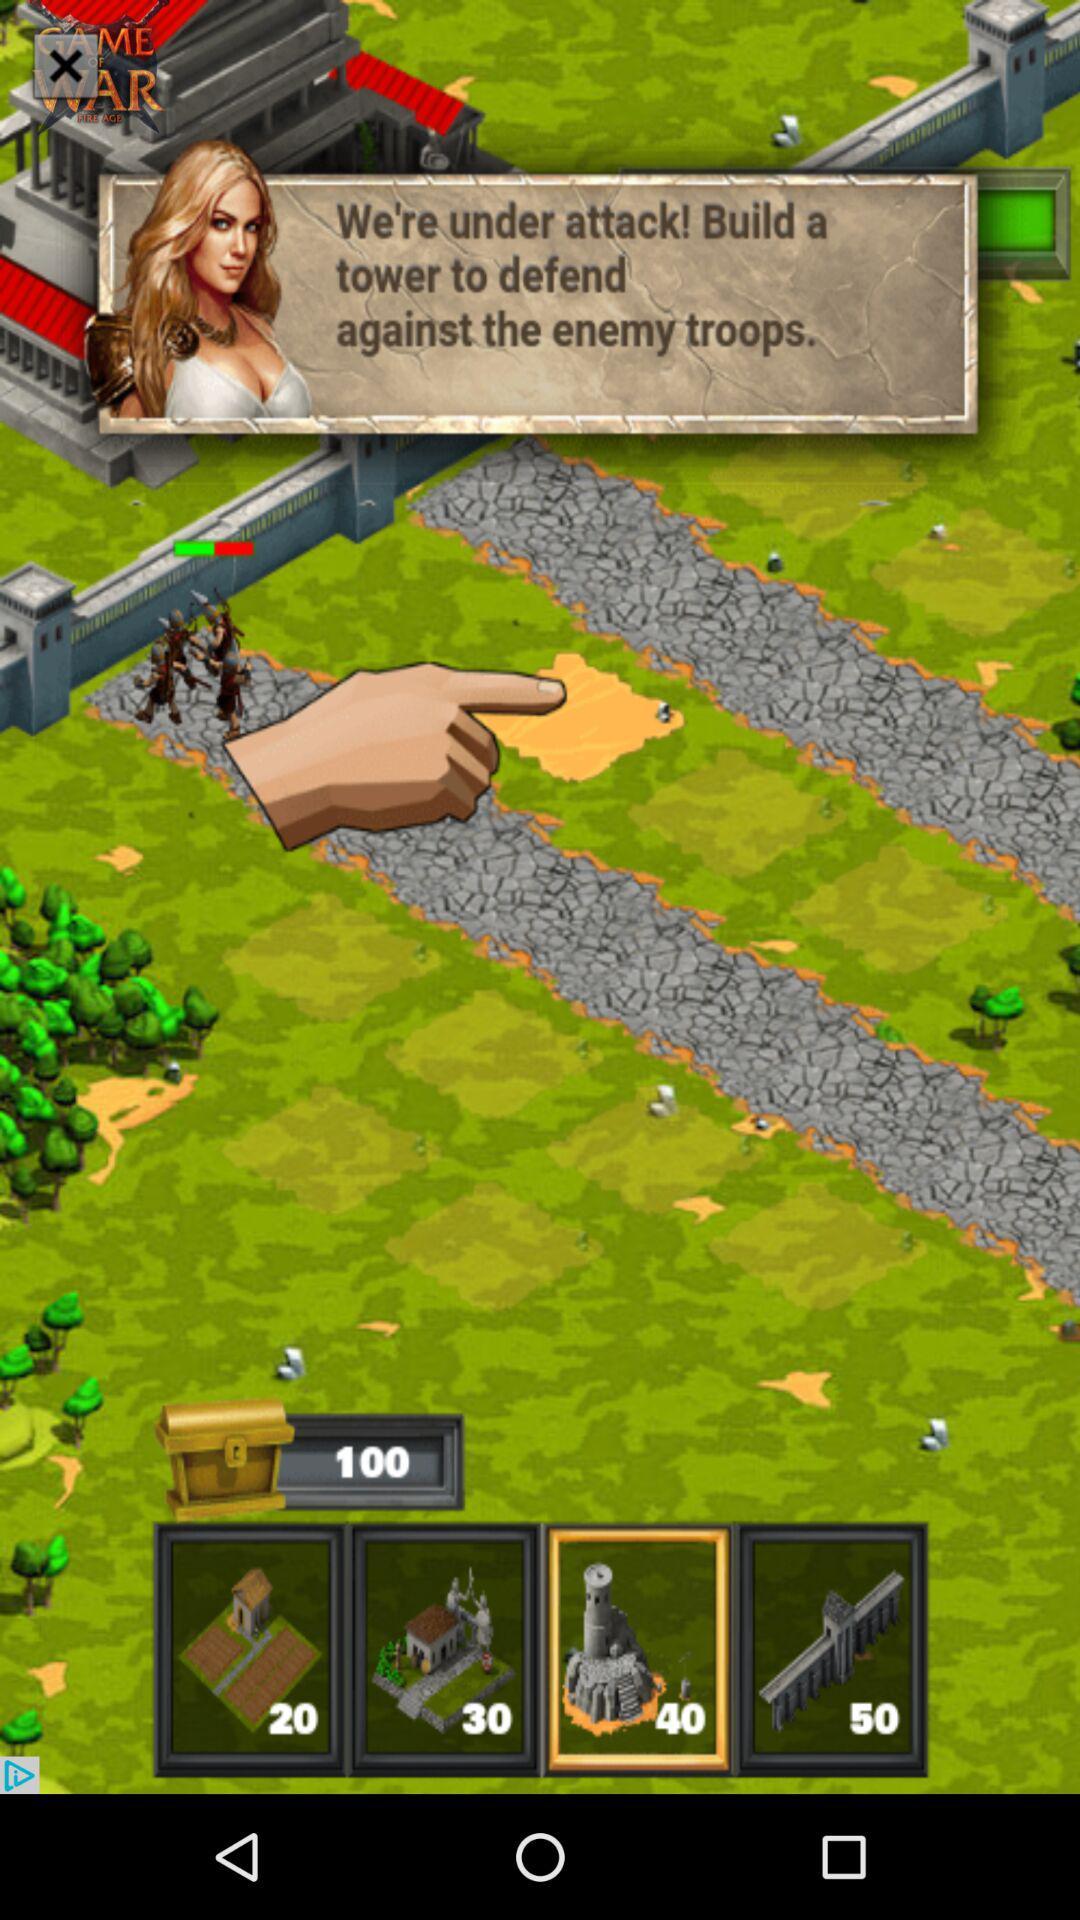 This screenshot has width=1080, height=1920. Describe the element at coordinates (64, 65) in the screenshot. I see `the close icon` at that location.